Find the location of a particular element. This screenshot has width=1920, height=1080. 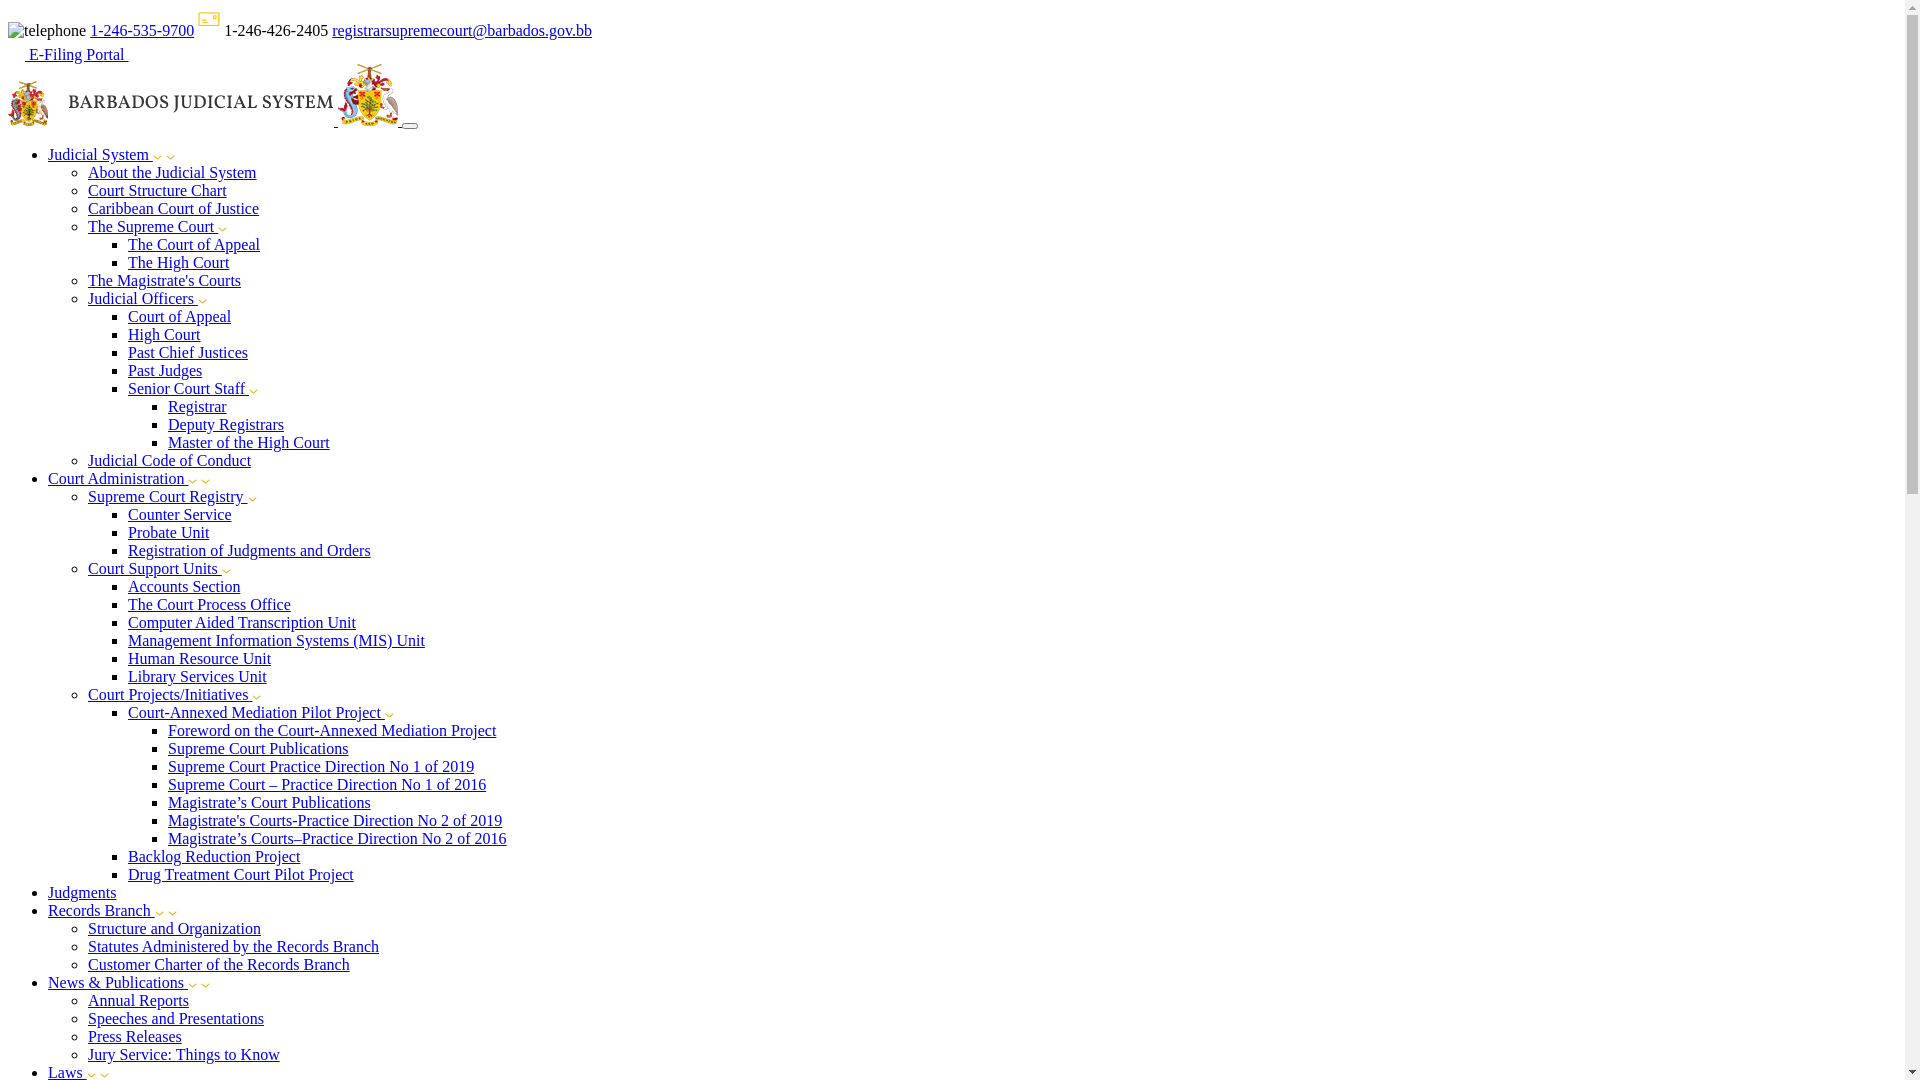

'Supreme Court Publications' is located at coordinates (168, 748).